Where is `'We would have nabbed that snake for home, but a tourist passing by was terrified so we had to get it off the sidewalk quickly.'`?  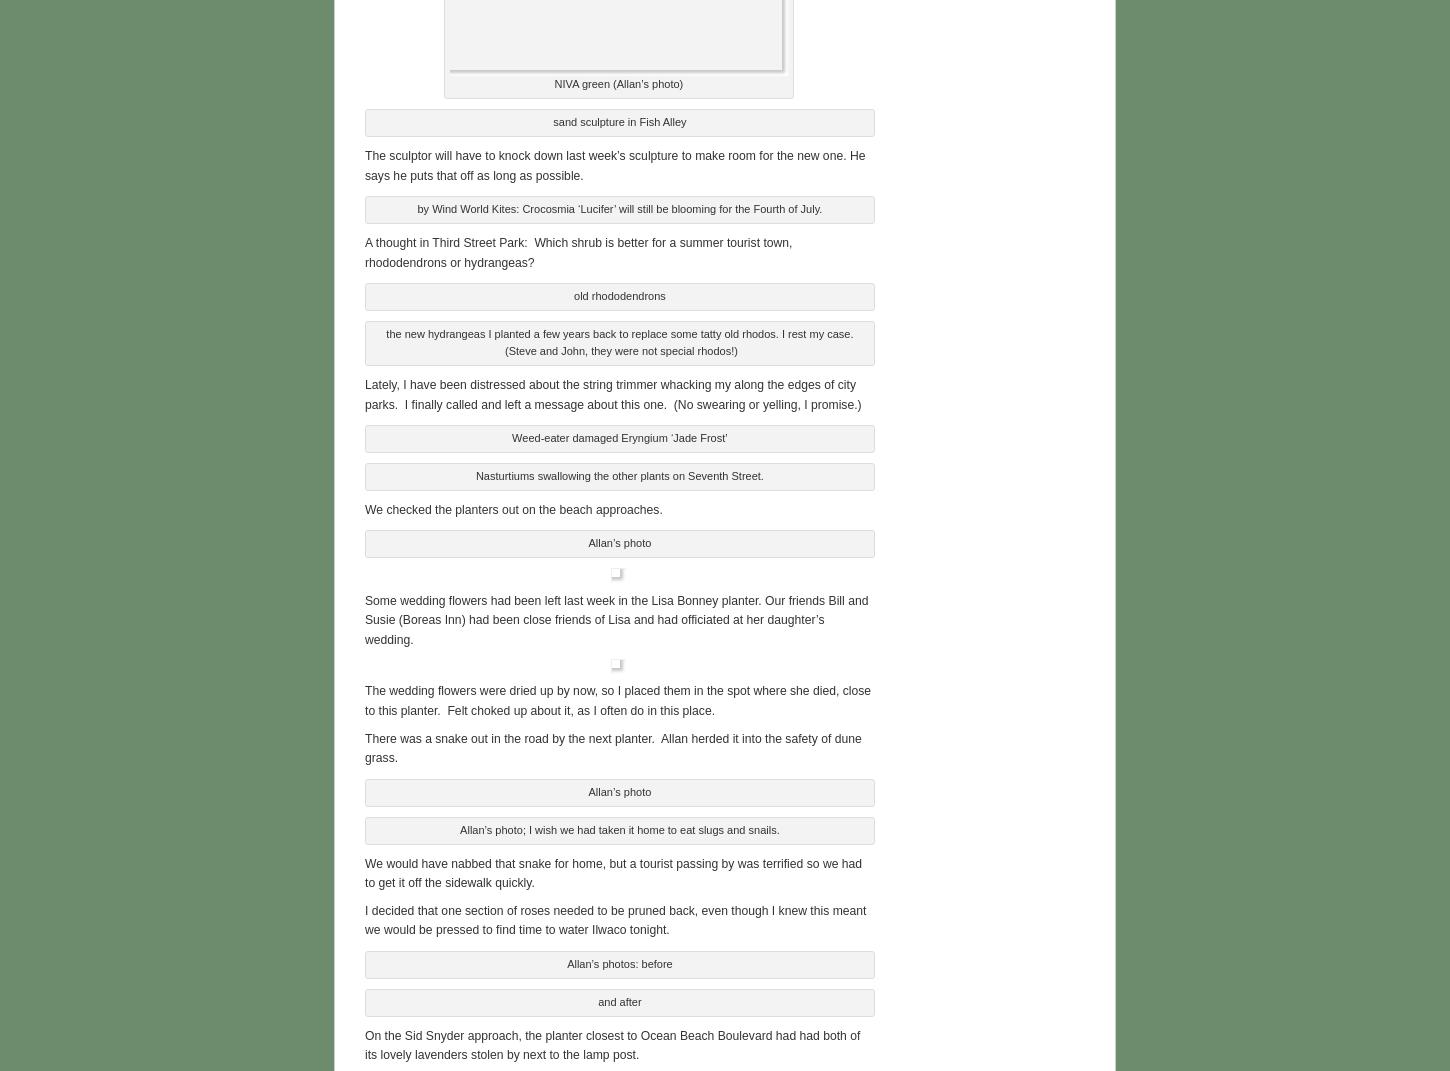
'We would have nabbed that snake for home, but a tourist passing by was terrified so we had to get it off the sidewalk quickly.' is located at coordinates (612, 871).